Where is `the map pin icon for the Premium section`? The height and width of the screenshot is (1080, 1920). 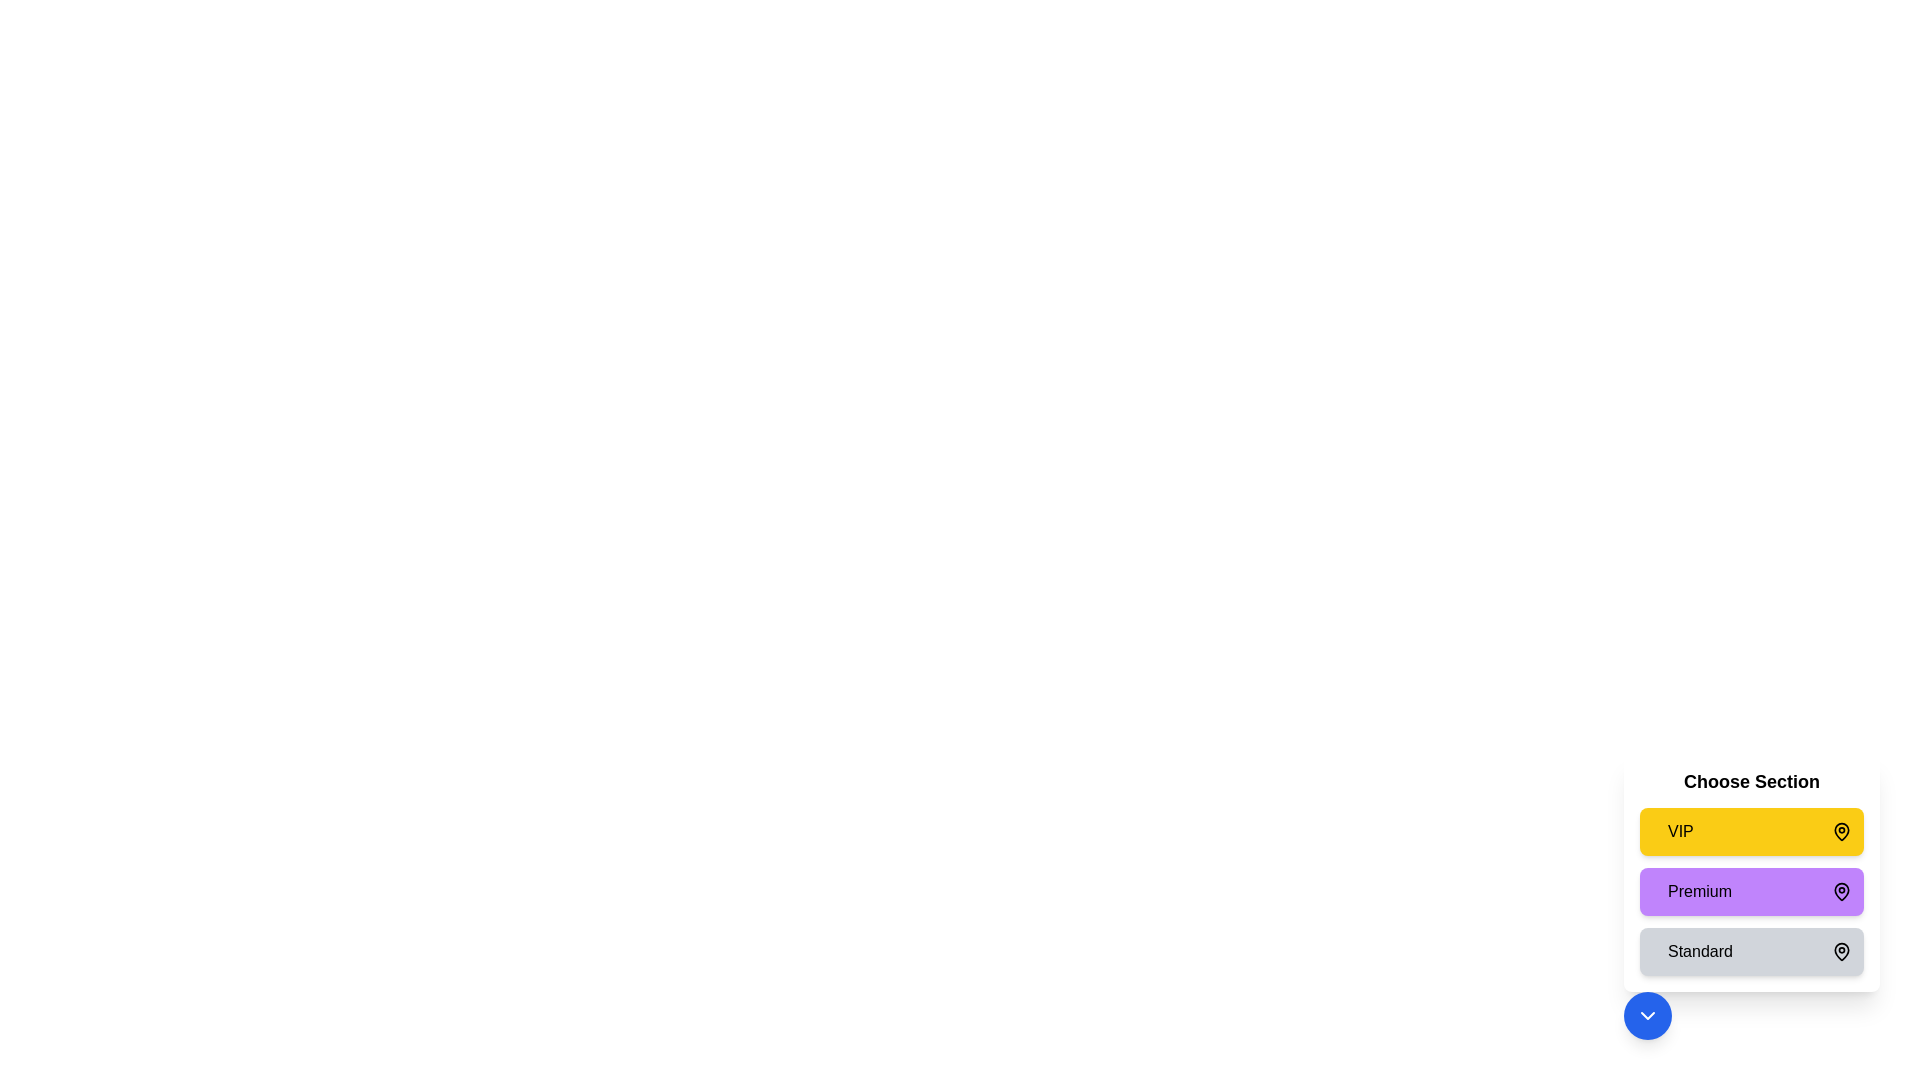 the map pin icon for the Premium section is located at coordinates (1841, 890).